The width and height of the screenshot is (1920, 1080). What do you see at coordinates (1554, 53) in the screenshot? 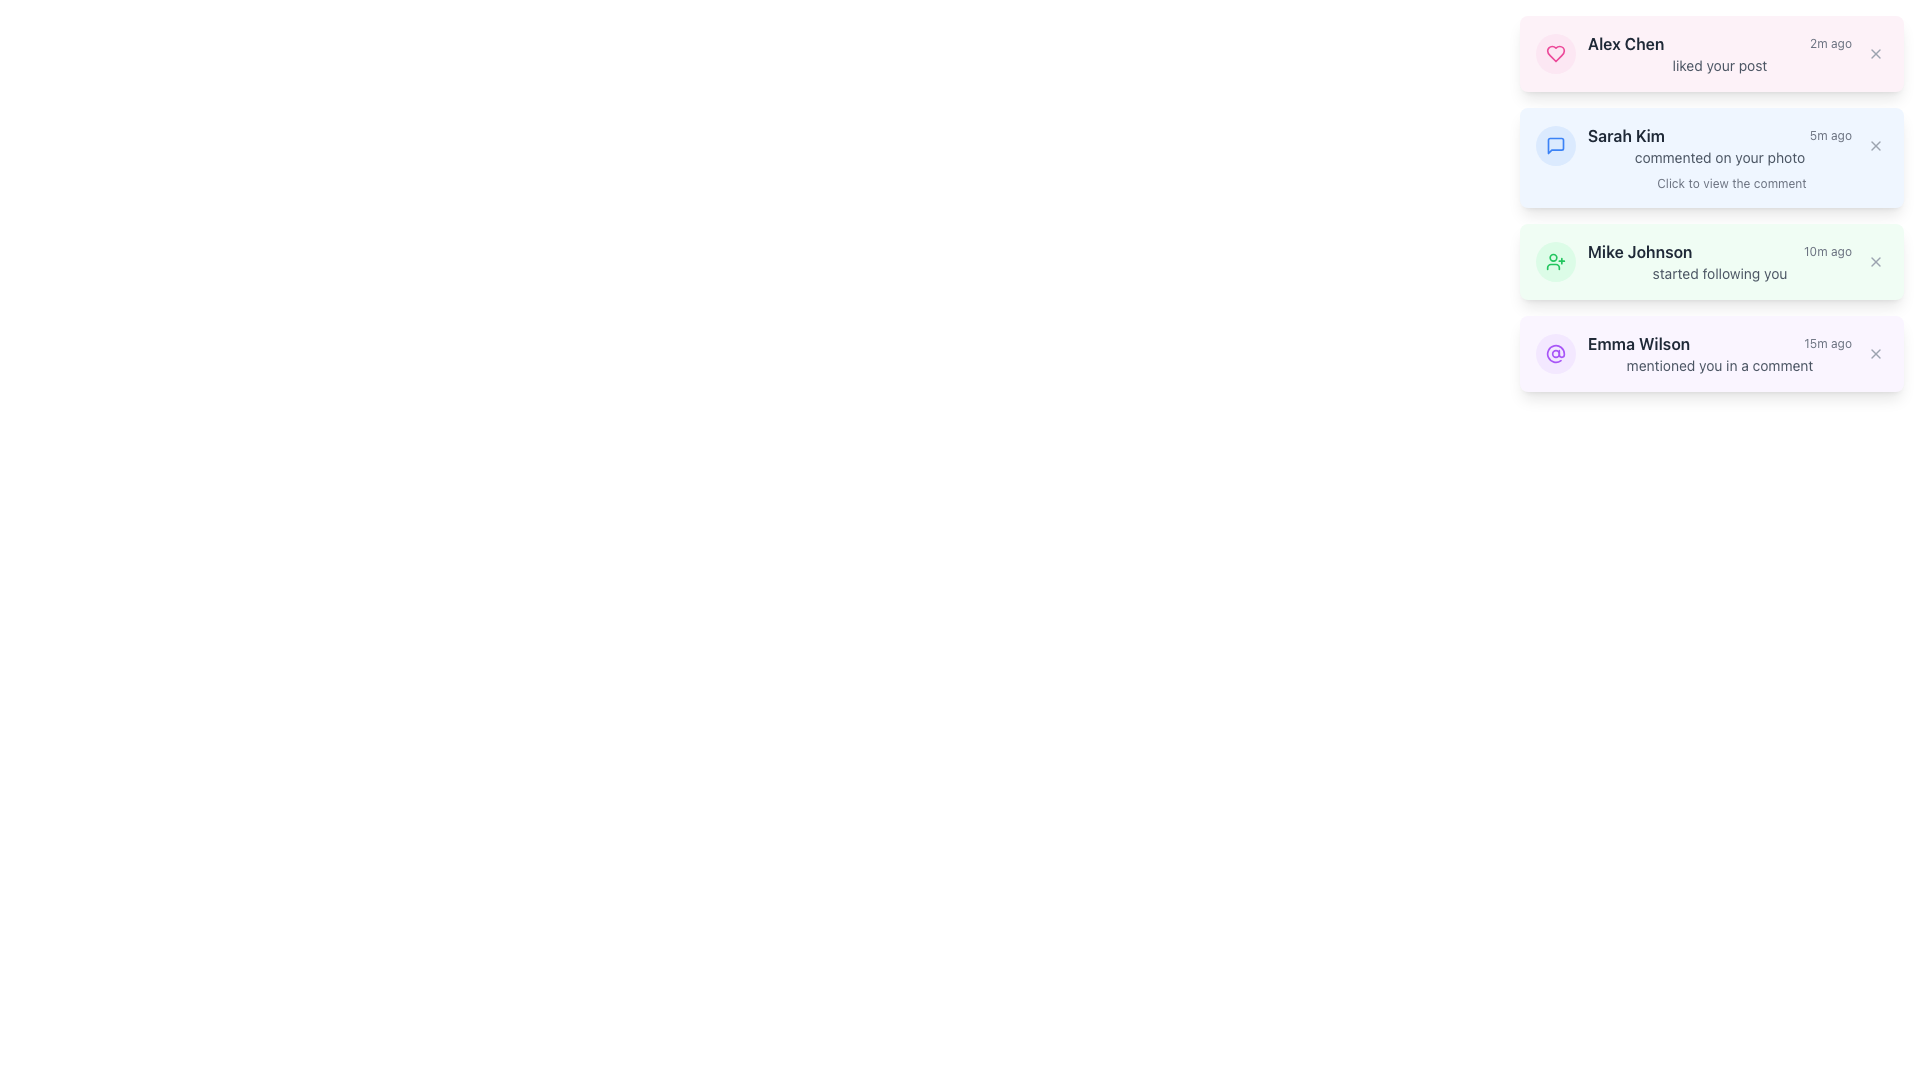
I see `the heart-shaped icon filled with a pink shade` at bounding box center [1554, 53].